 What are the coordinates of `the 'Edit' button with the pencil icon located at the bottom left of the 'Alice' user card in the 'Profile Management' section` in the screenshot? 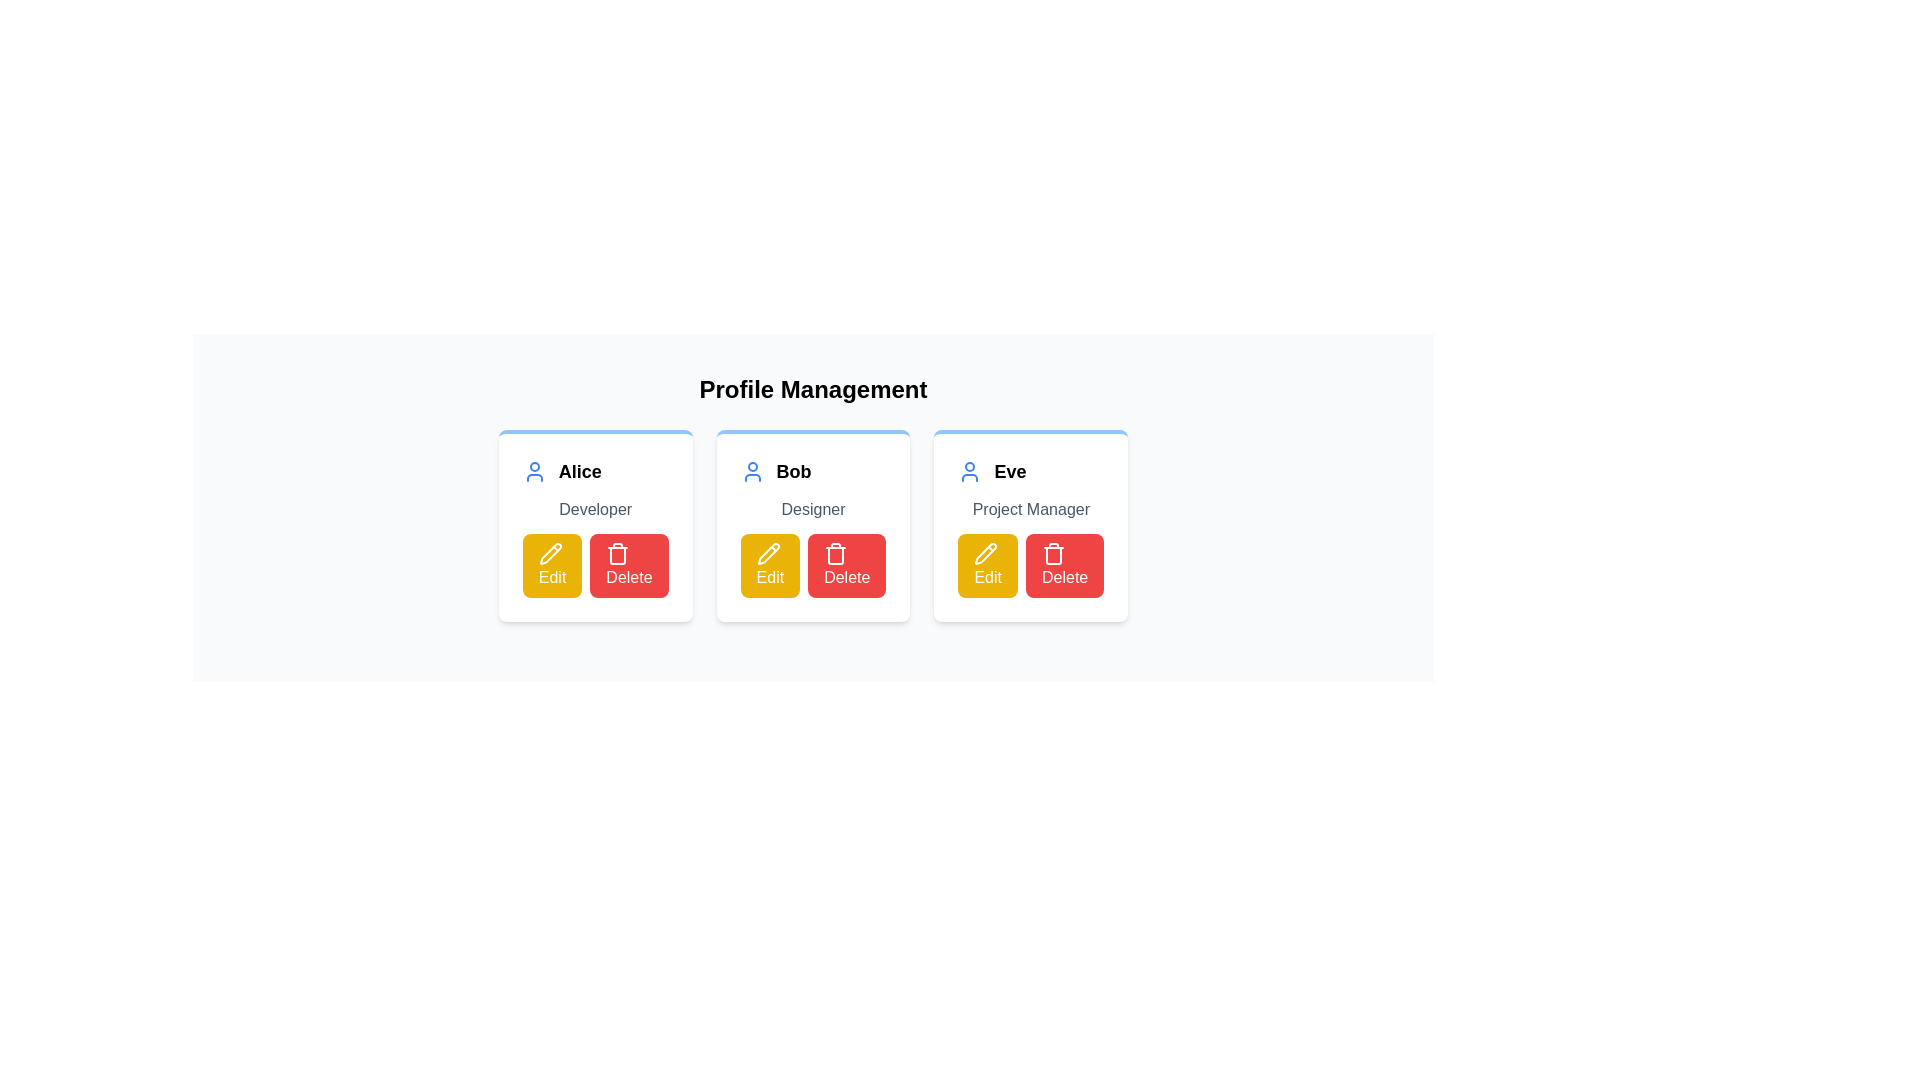 It's located at (550, 554).